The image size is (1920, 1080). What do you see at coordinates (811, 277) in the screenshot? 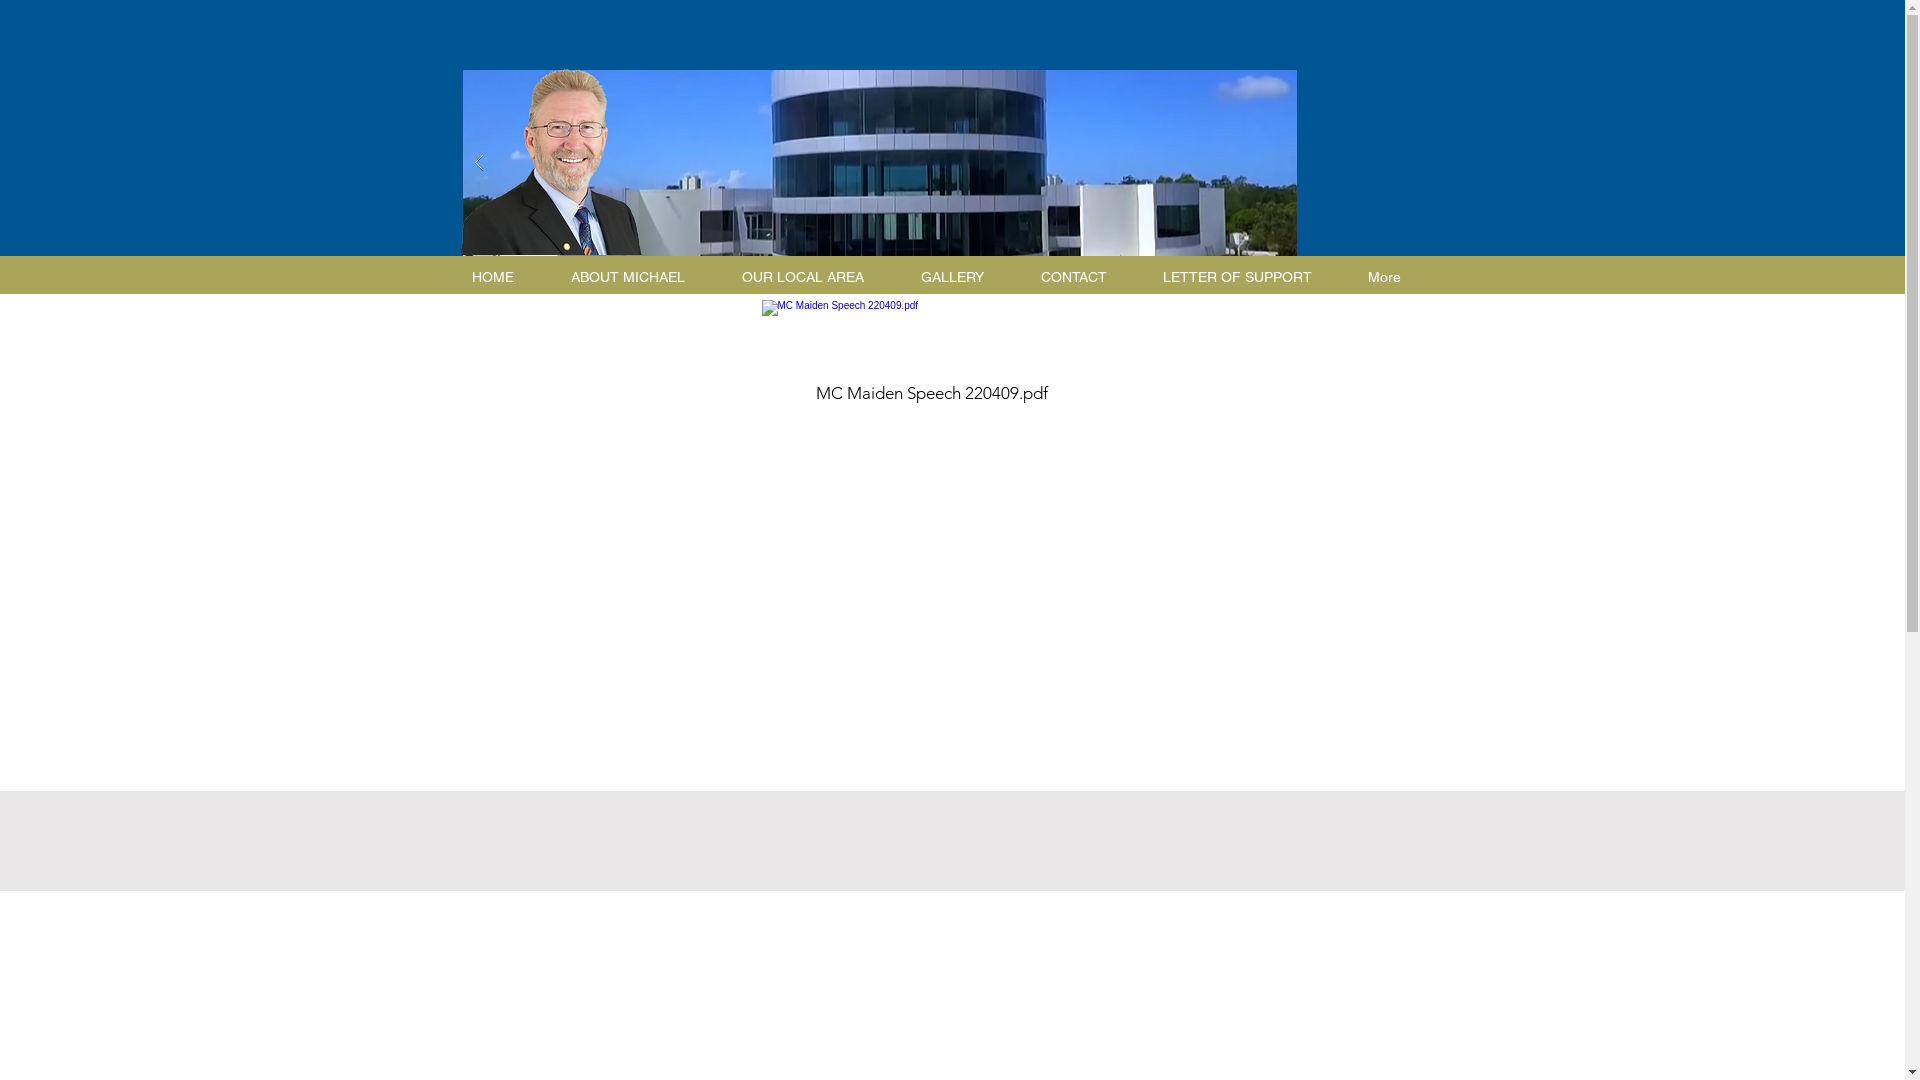
I see `'OUR LOCAL AREA'` at bounding box center [811, 277].